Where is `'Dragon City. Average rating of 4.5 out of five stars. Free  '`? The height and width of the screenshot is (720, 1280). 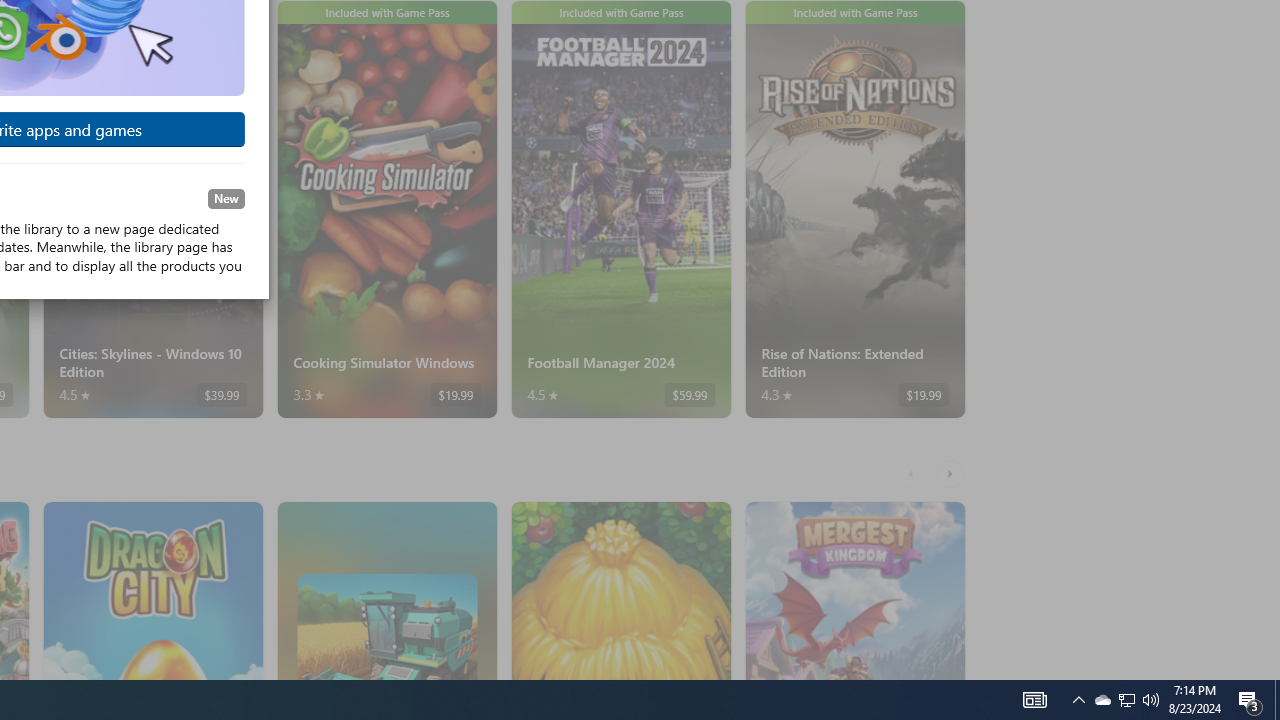 'Dragon City. Average rating of 4.5 out of five stars. Free  ' is located at coordinates (151, 589).